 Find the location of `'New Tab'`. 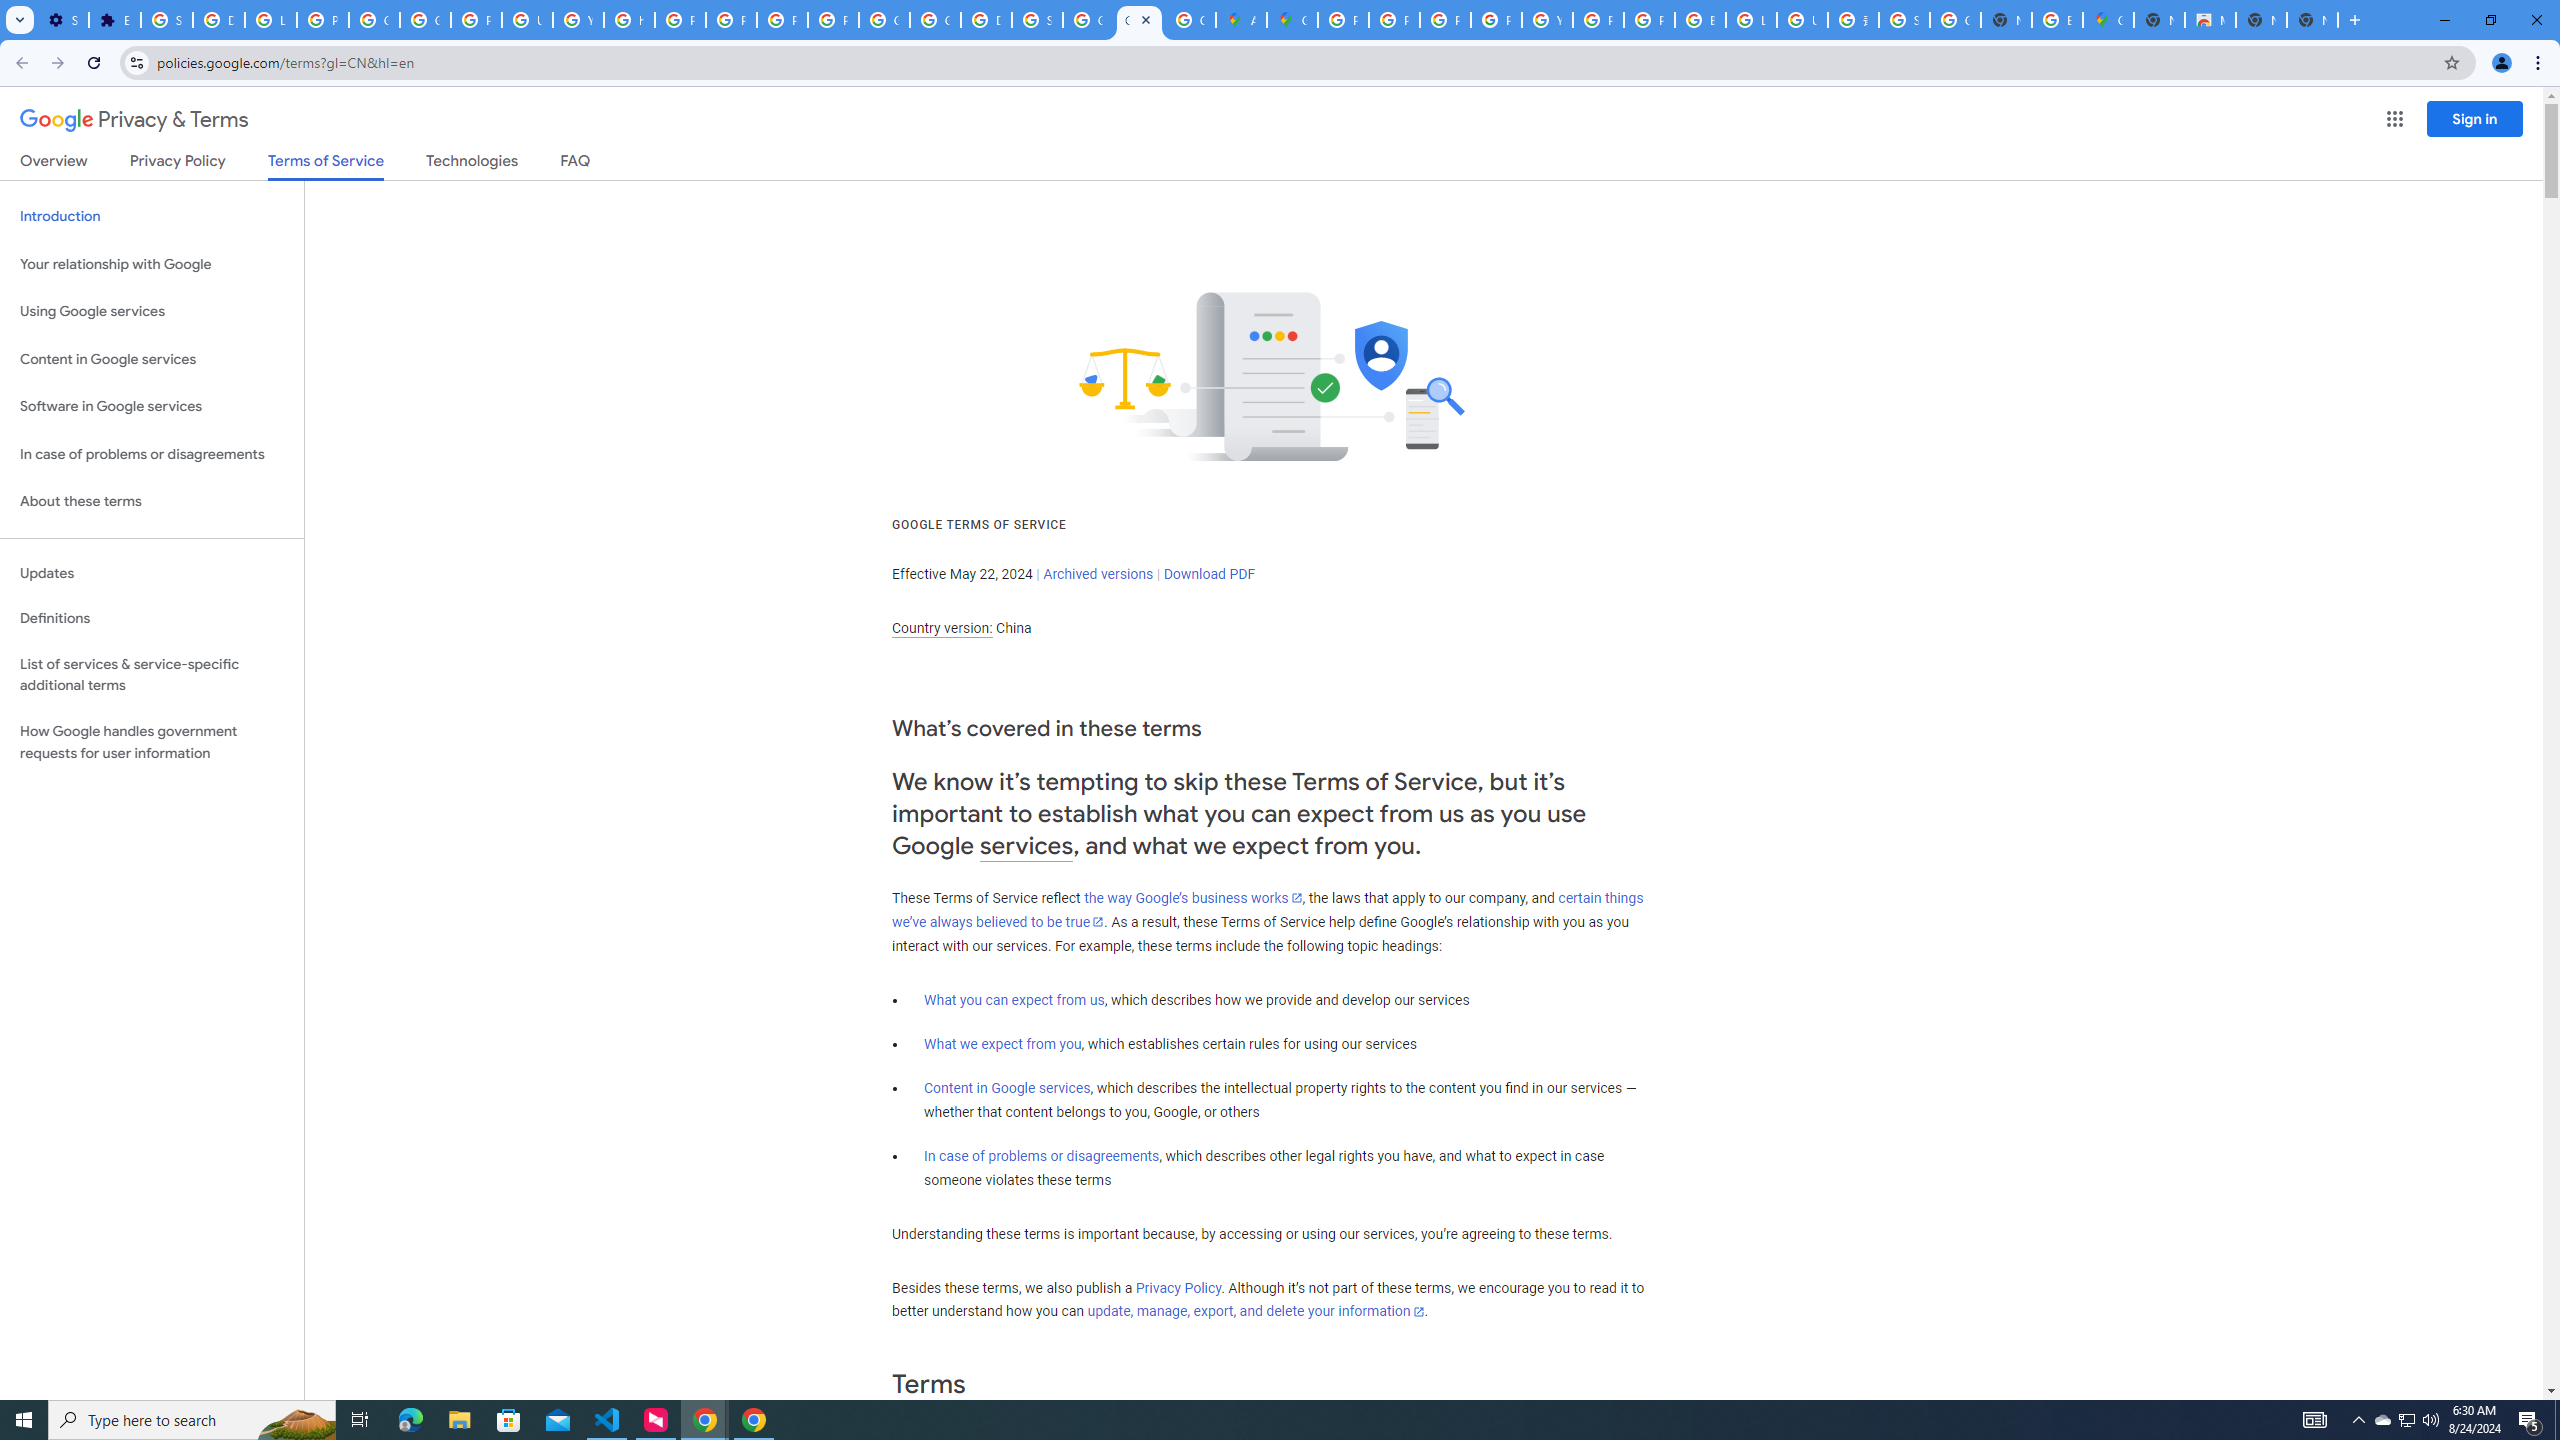

'New Tab' is located at coordinates (2311, 19).